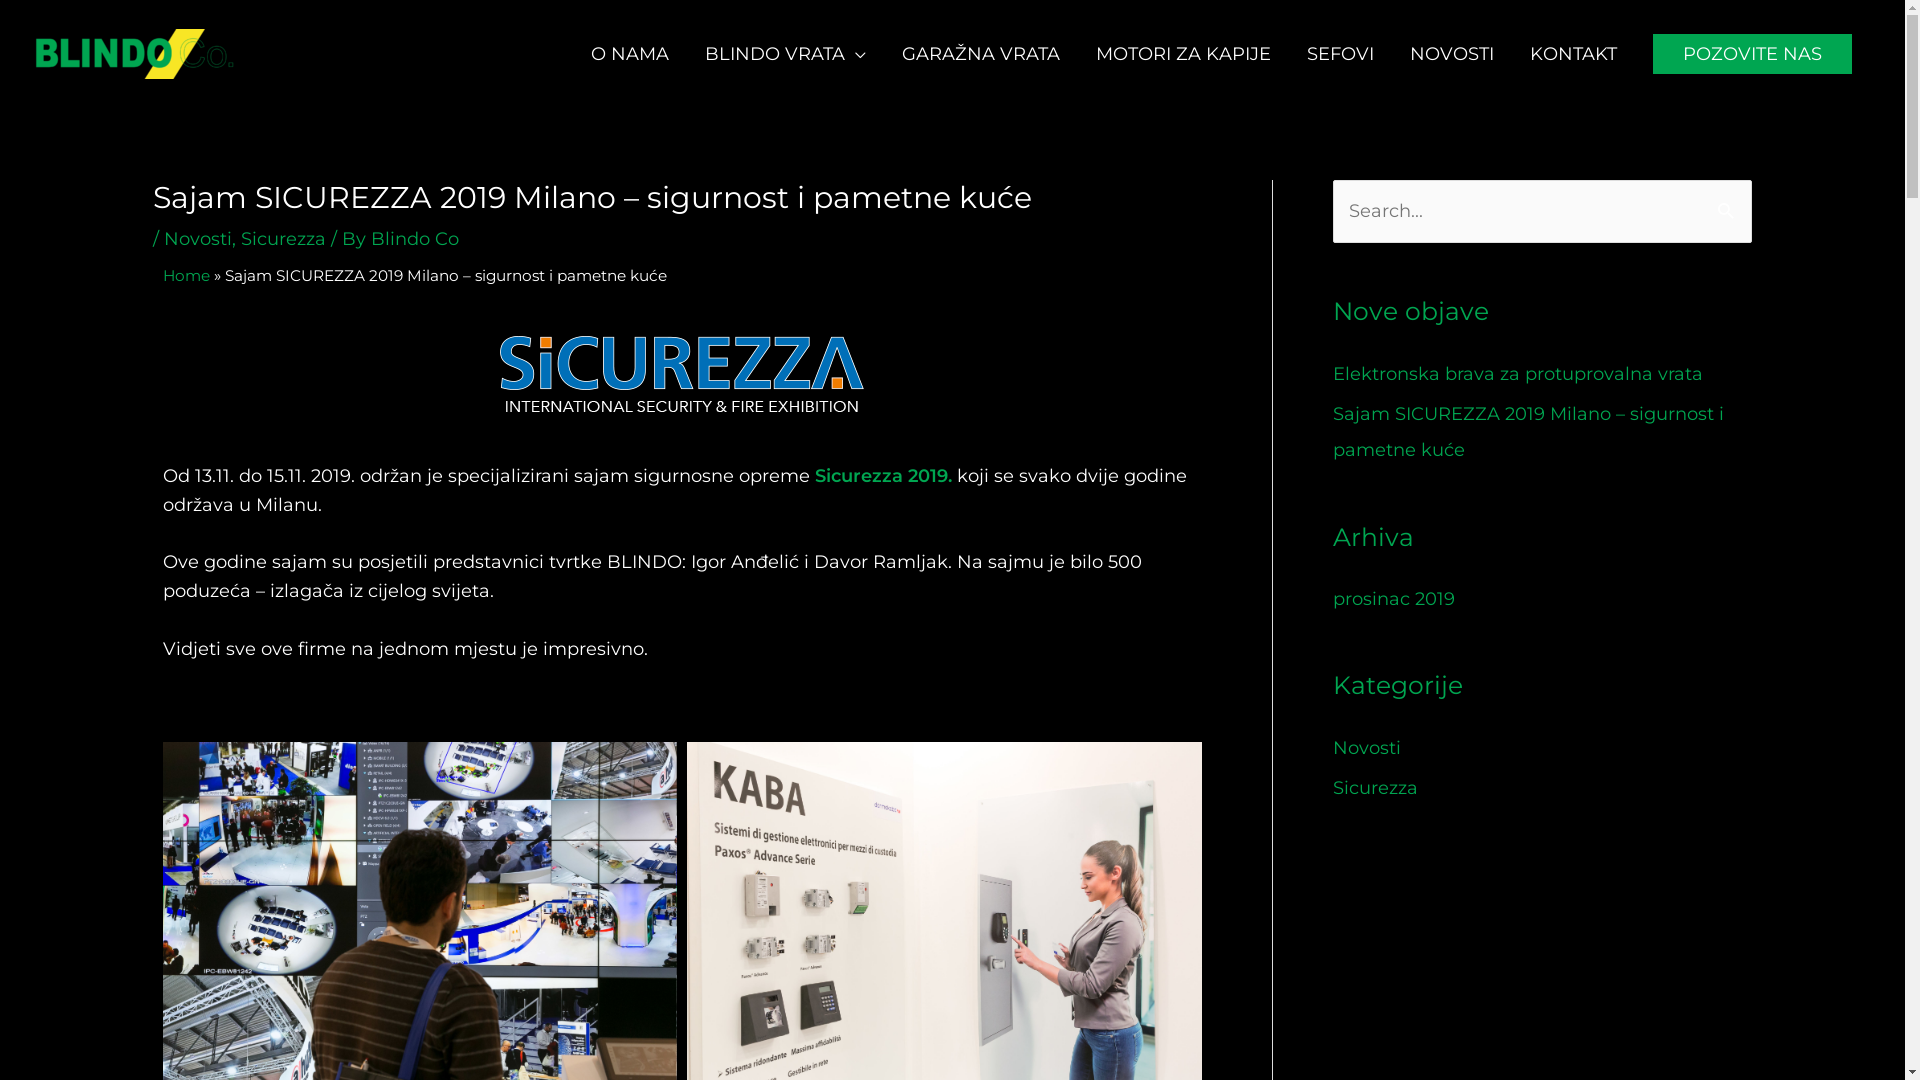 This screenshot has width=1920, height=1080. Describe the element at coordinates (185, 275) in the screenshot. I see `'Home'` at that location.